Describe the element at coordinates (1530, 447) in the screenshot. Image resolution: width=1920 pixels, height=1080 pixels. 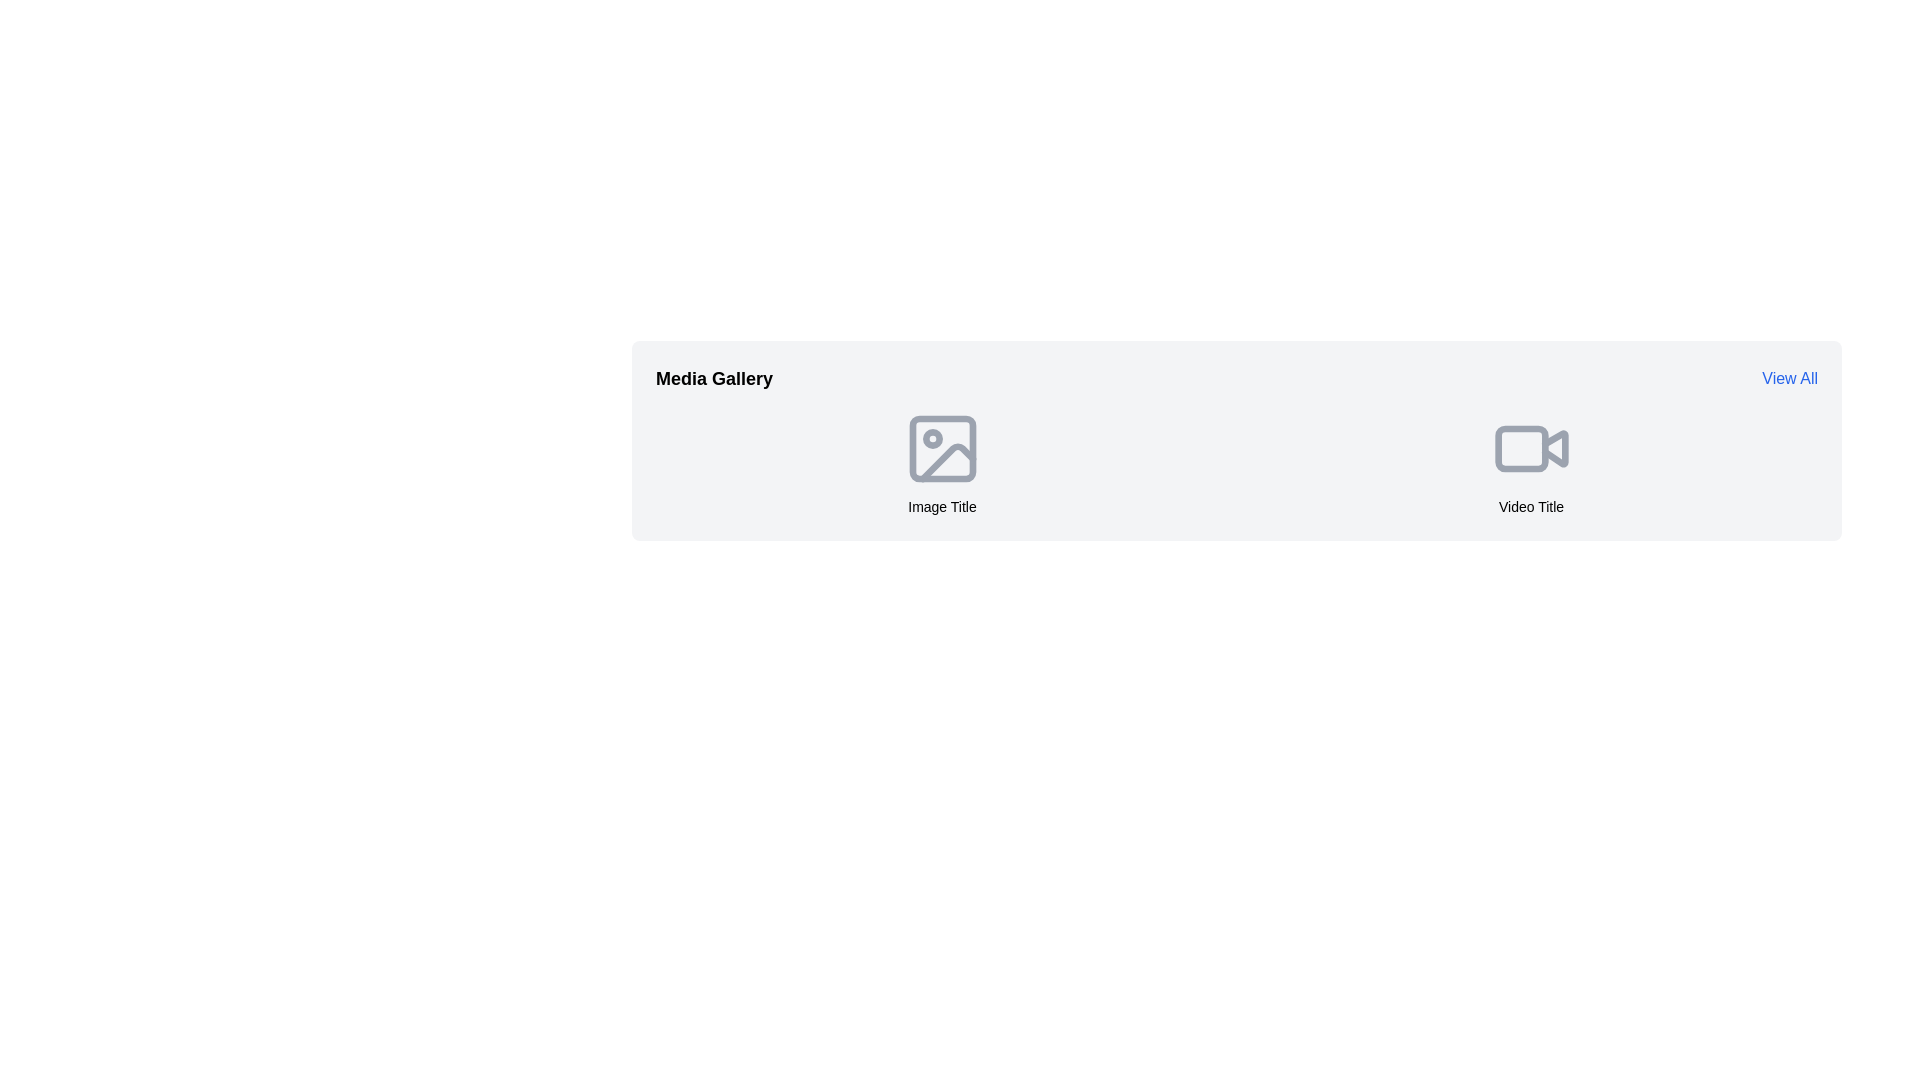
I see `the video icon that represents video content, located in the media gallery layout, positioned right of the 'Image Title' and above the 'Video Title'` at that location.